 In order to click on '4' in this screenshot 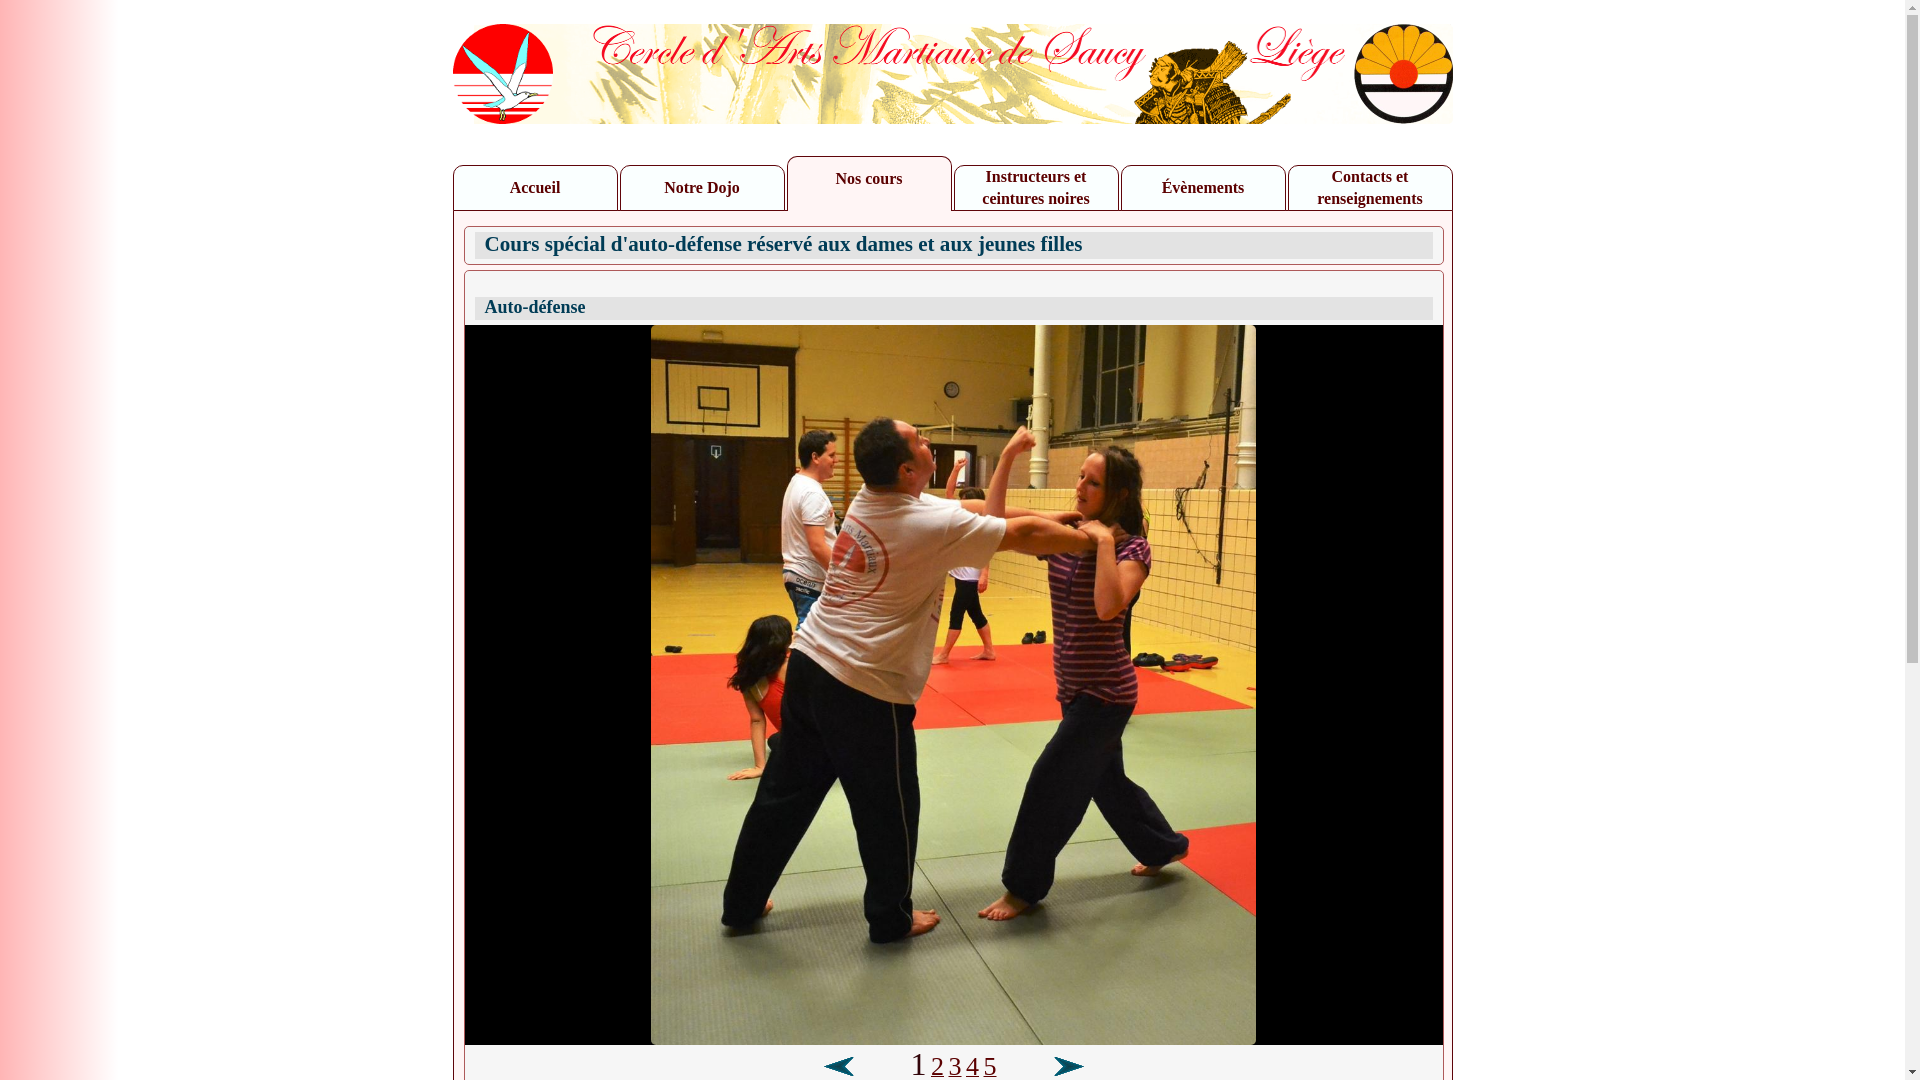, I will do `click(972, 1067)`.